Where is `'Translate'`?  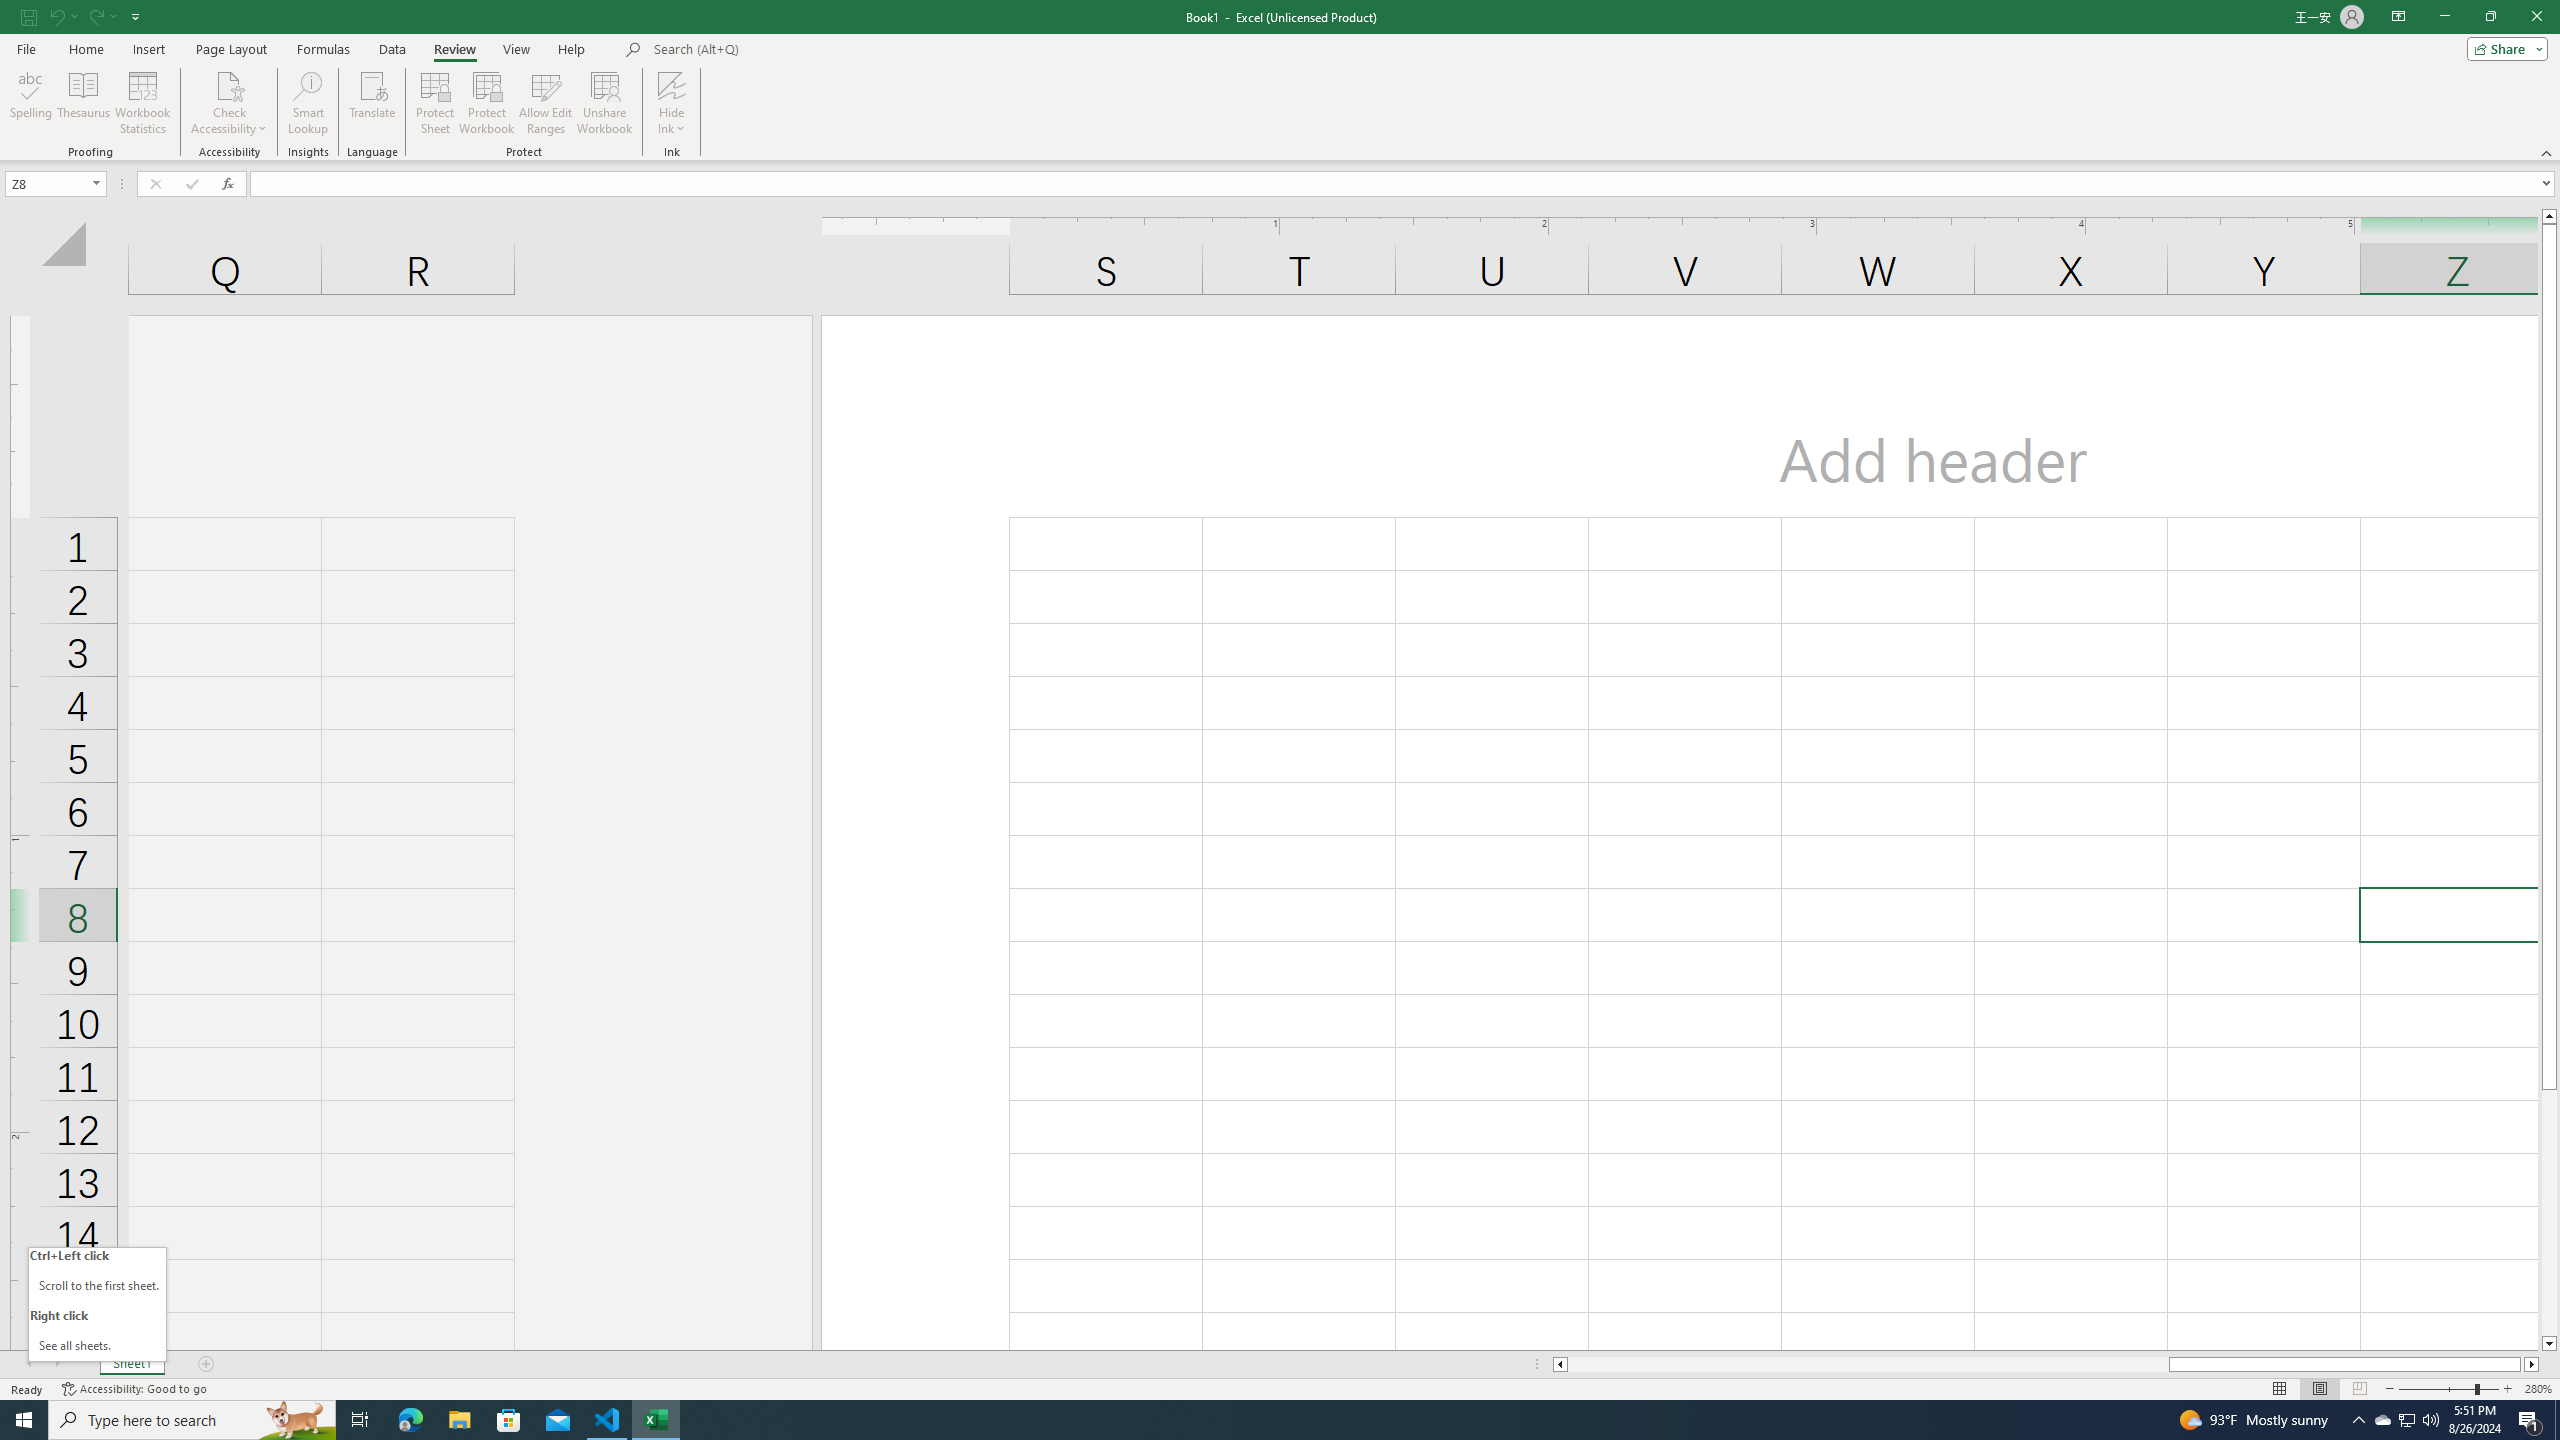 'Translate' is located at coordinates (371, 103).